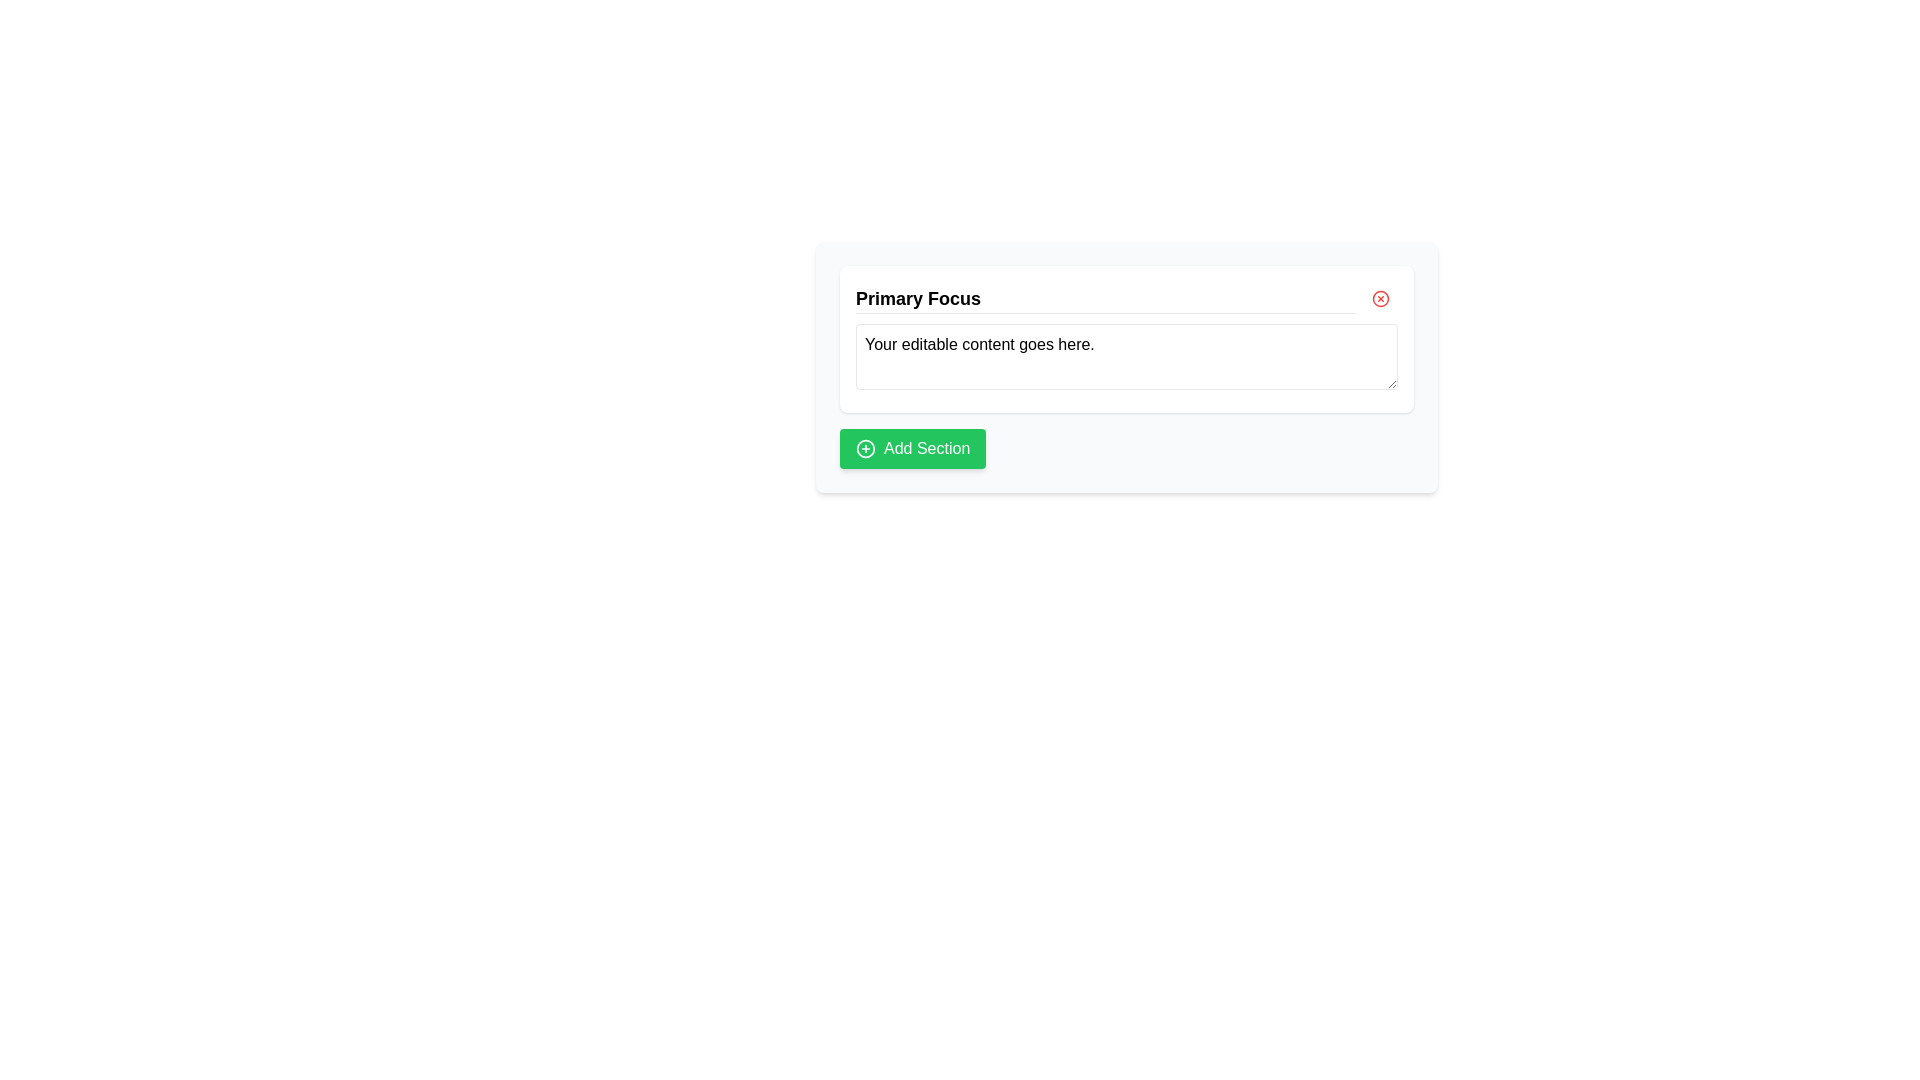 The width and height of the screenshot is (1920, 1080). What do you see at coordinates (912, 447) in the screenshot?
I see `the 'Add Section' button, which is a green rectangular button with rounded corners, containing a white plus icon and the label 'Add Section' in white text, to observe any visual changes indicating interactivity` at bounding box center [912, 447].